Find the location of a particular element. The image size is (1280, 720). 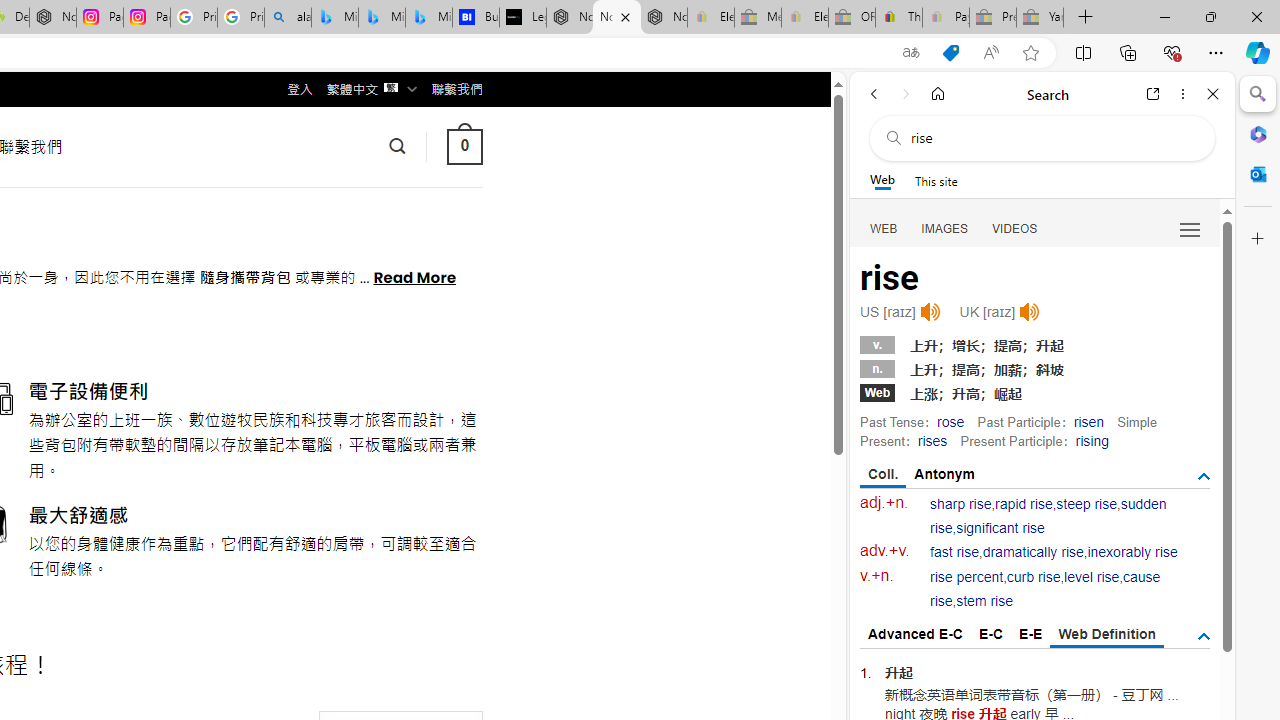

'  0  ' is located at coordinates (463, 145).